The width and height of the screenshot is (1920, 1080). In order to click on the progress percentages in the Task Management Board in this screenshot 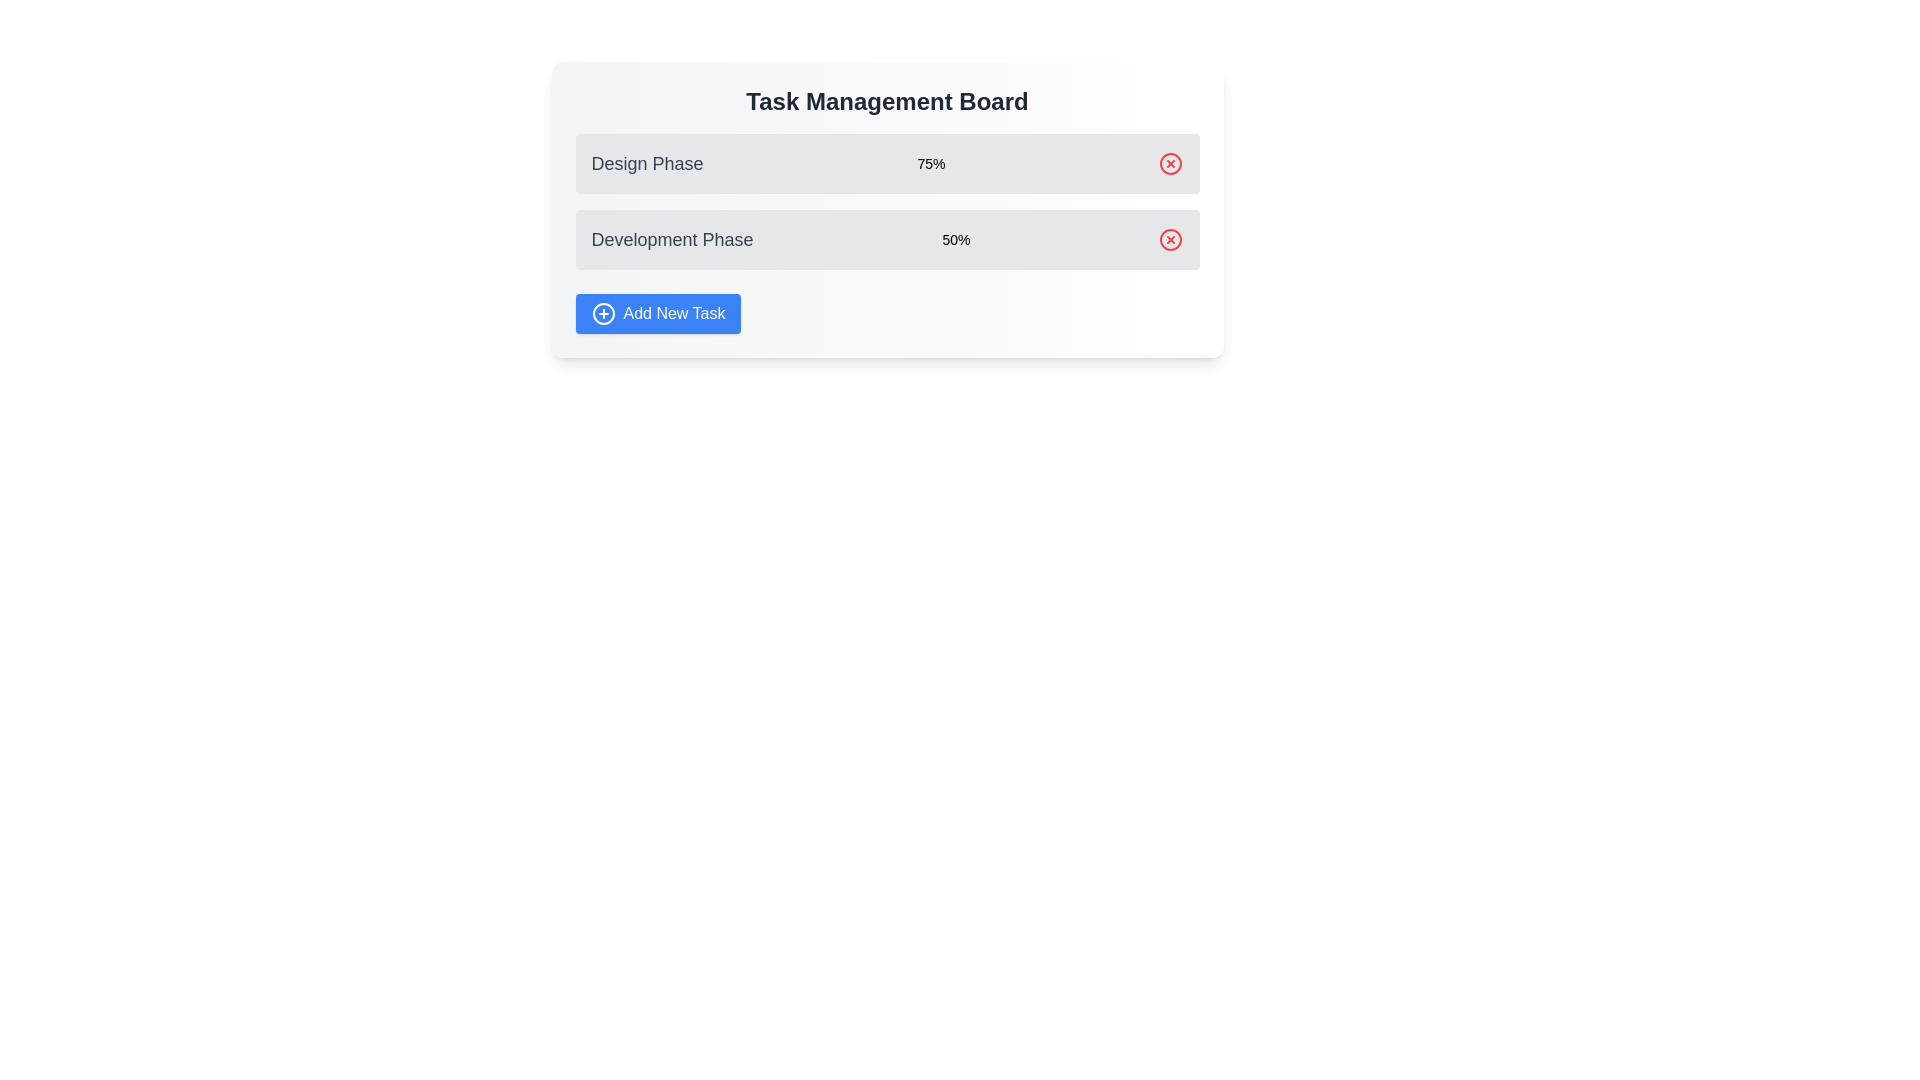, I will do `click(886, 209)`.